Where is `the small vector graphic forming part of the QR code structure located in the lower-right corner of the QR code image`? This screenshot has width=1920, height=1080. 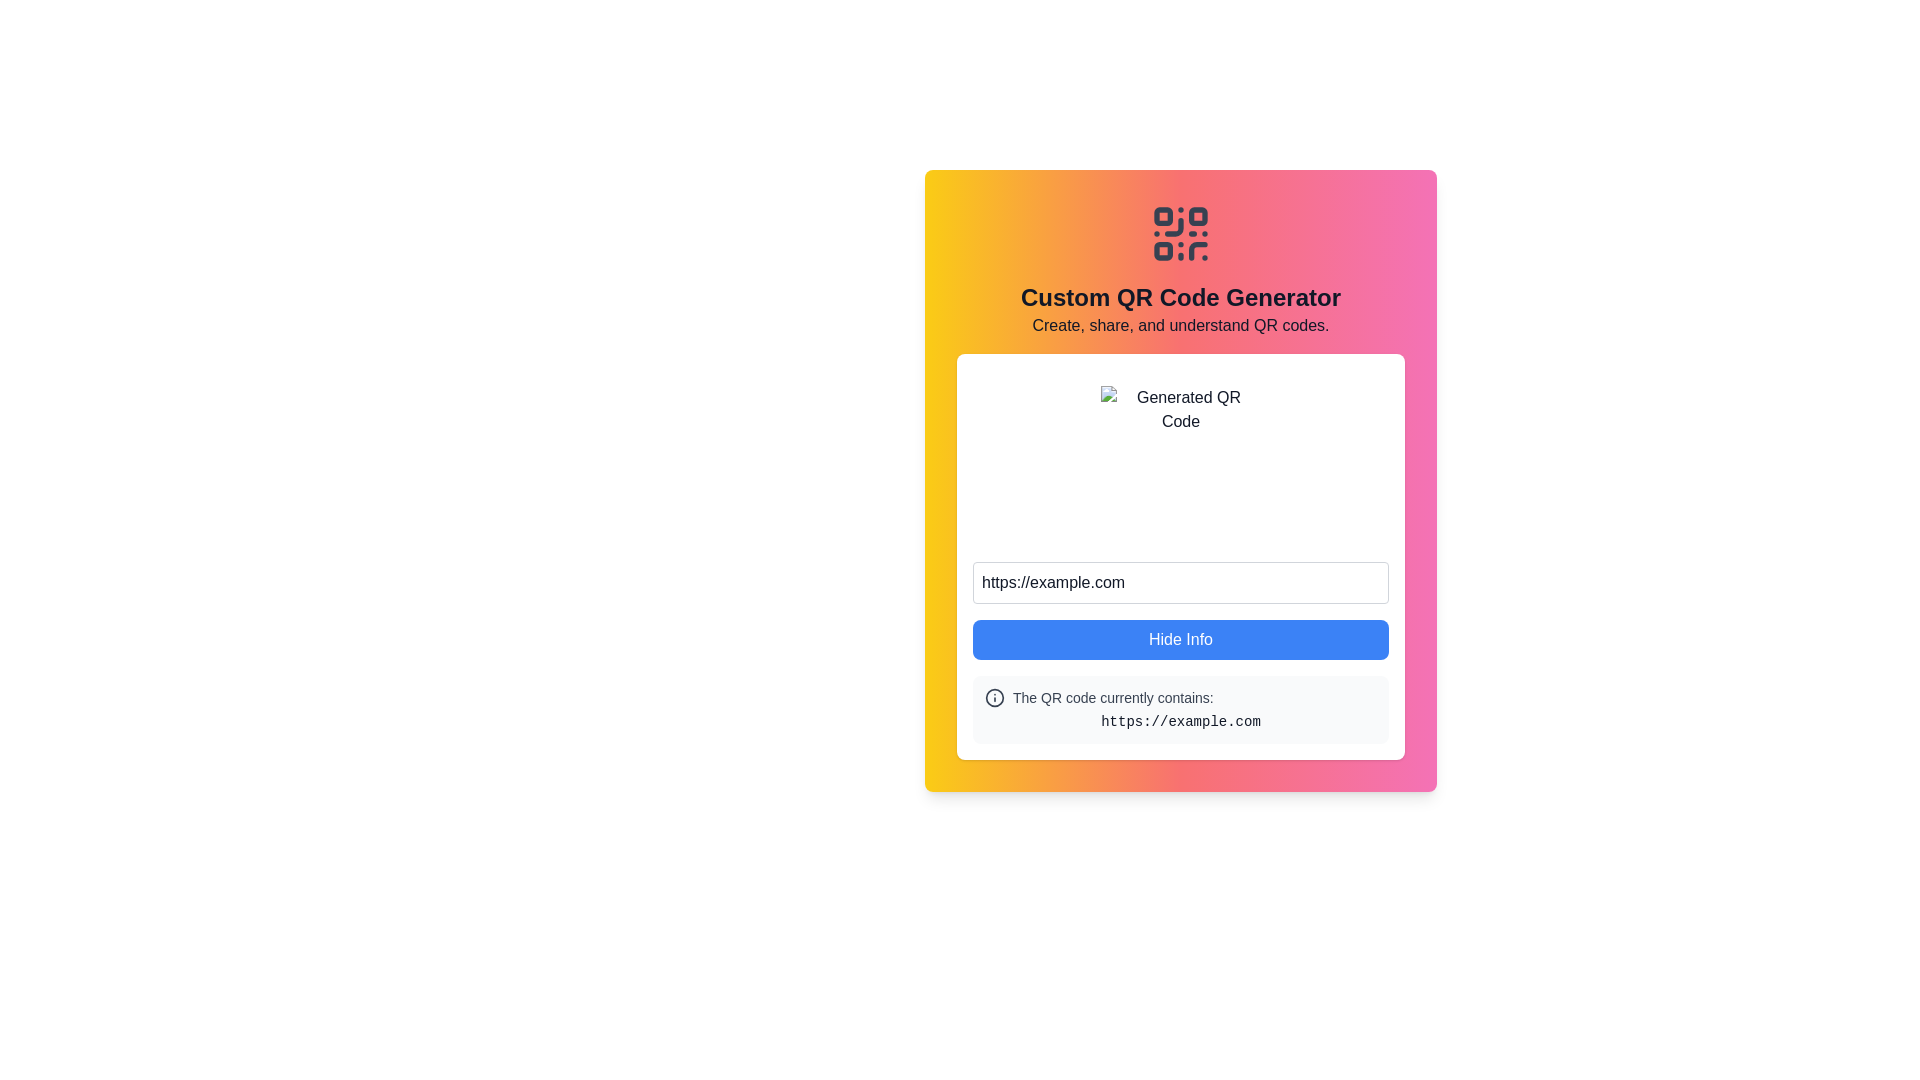 the small vector graphic forming part of the QR code structure located in the lower-right corner of the QR code image is located at coordinates (1198, 250).